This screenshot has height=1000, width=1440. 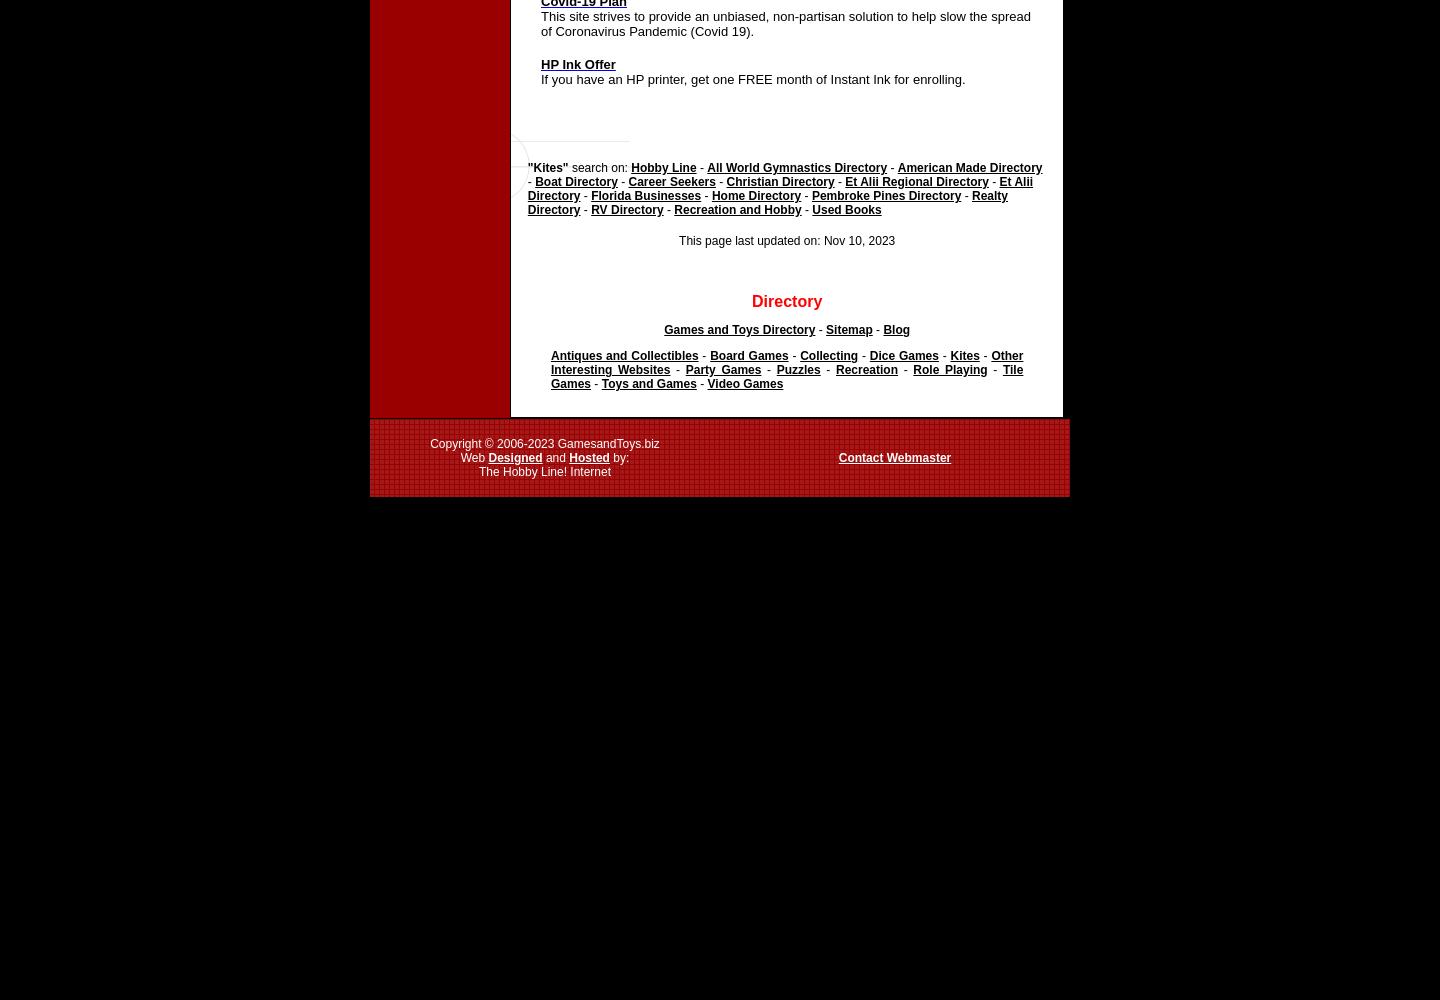 I want to click on 'American Made Directory', so click(x=895, y=168).